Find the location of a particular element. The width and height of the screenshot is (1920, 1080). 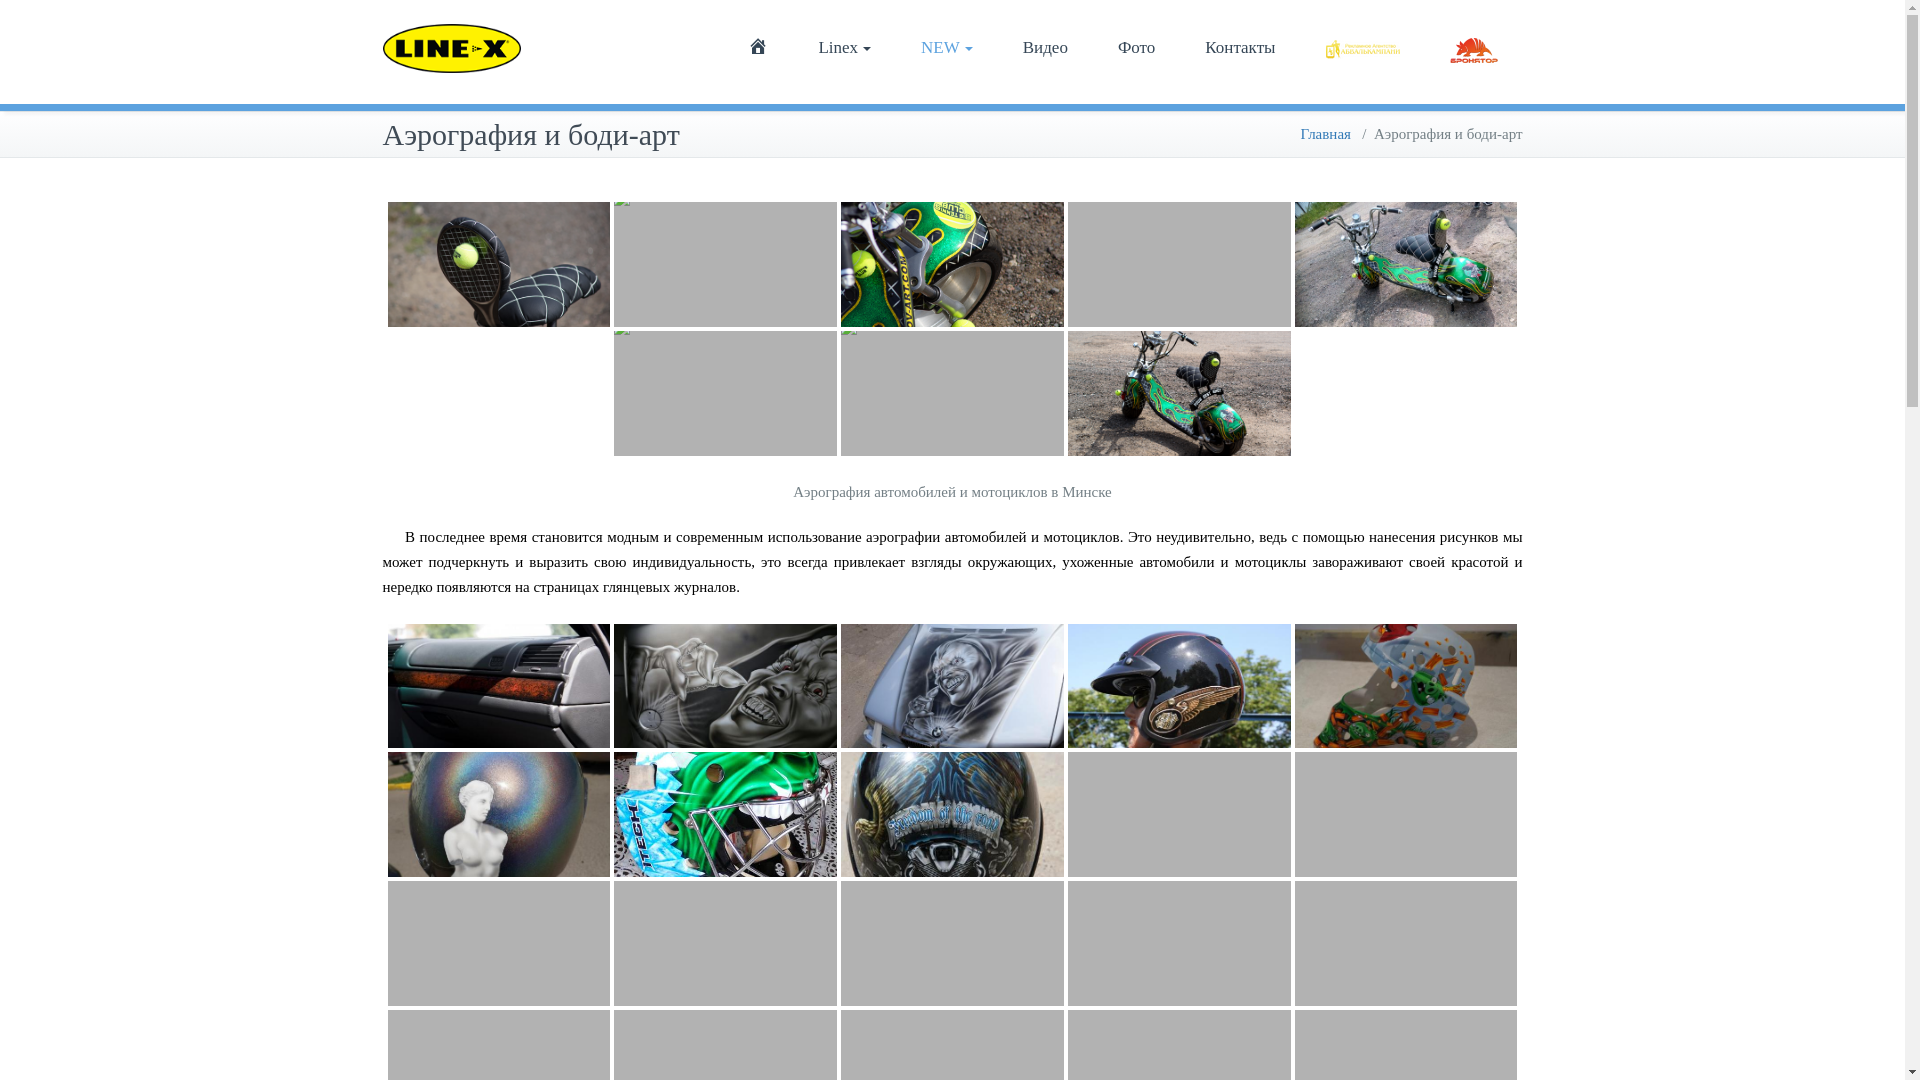

'NEW' is located at coordinates (945, 46).